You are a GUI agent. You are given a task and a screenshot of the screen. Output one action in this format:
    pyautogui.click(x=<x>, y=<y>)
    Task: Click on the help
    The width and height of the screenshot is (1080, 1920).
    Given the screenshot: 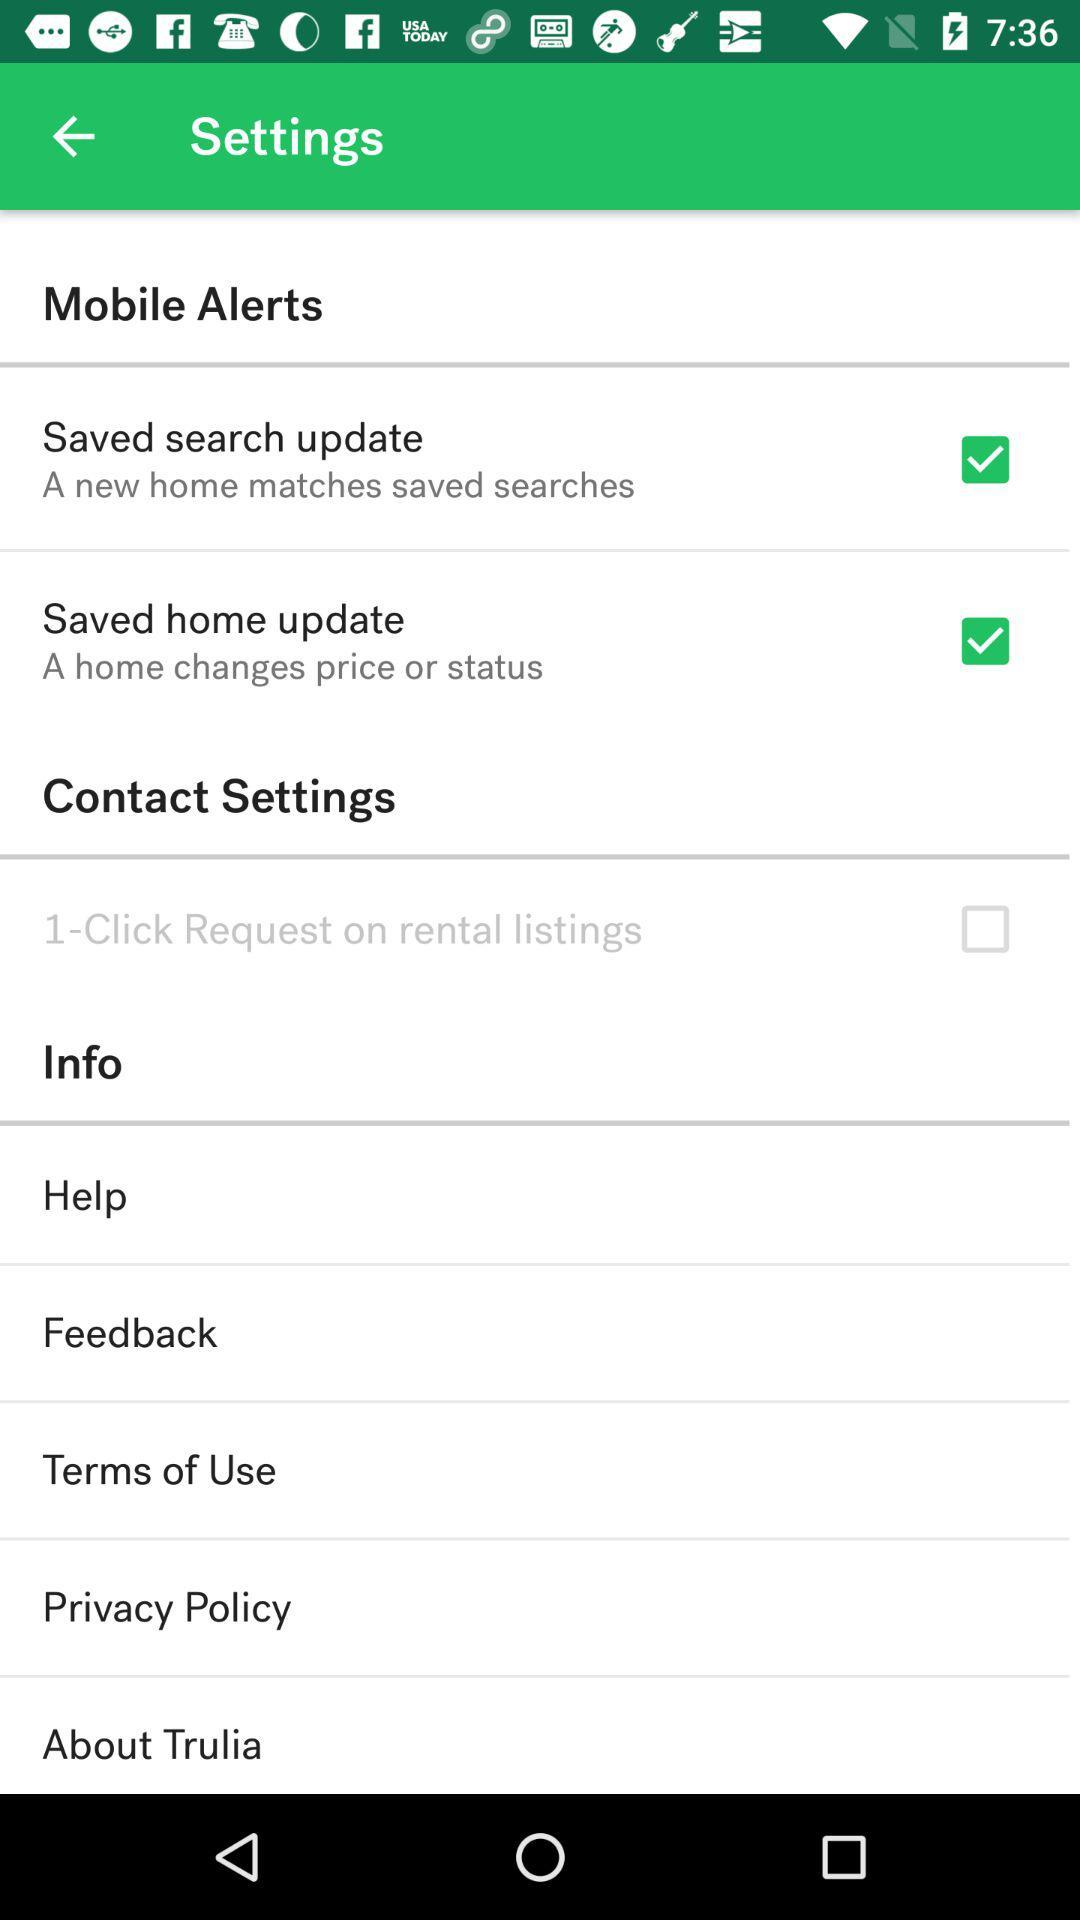 What is the action you would take?
    pyautogui.click(x=83, y=1195)
    